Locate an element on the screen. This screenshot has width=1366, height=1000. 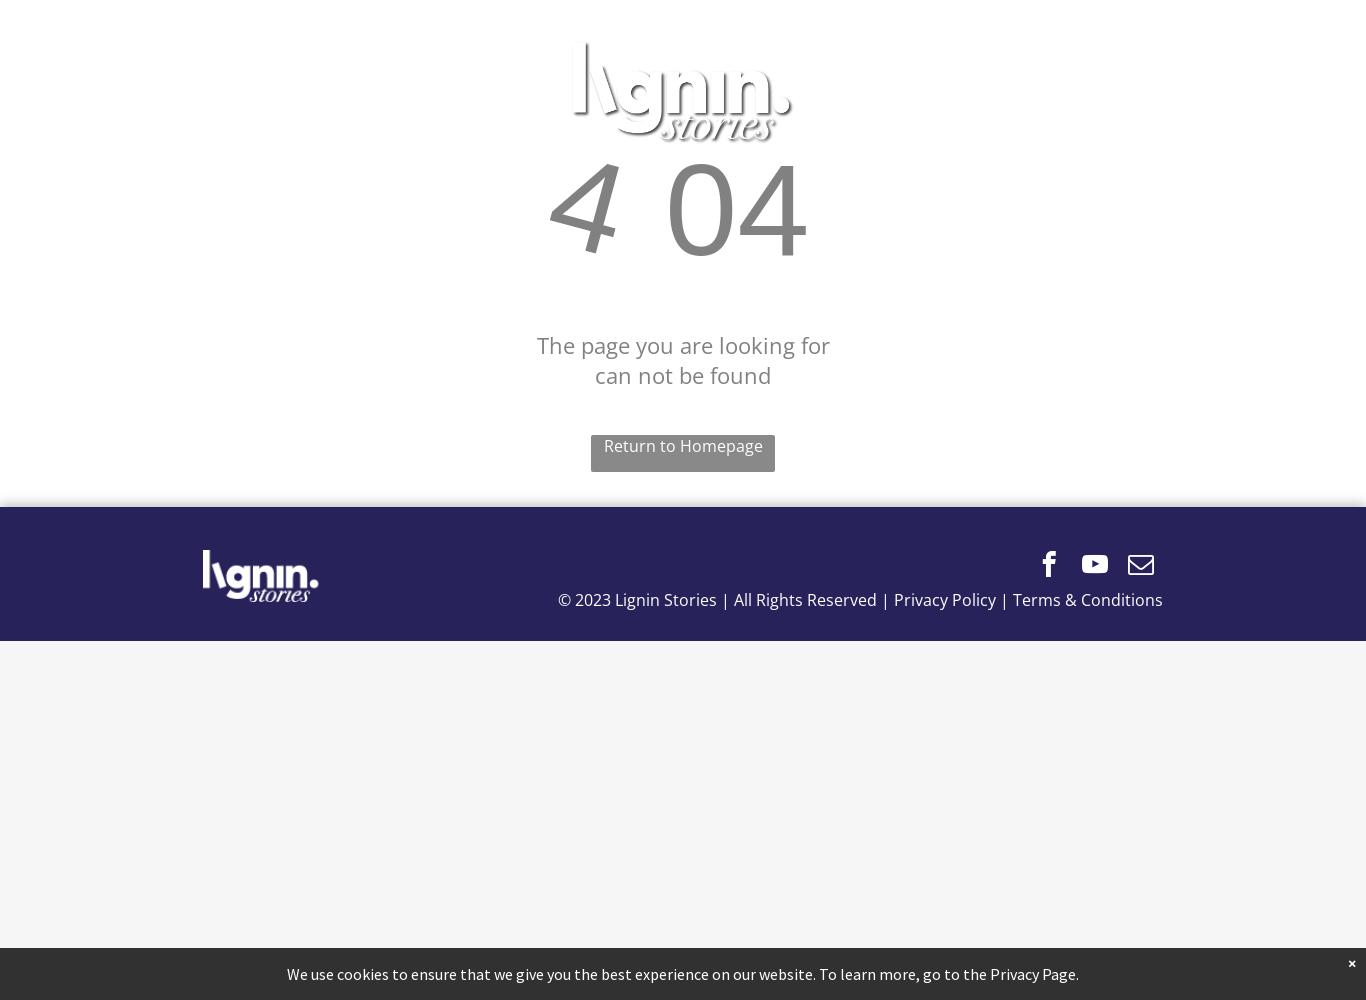
'STORIES' is located at coordinates (846, 91).